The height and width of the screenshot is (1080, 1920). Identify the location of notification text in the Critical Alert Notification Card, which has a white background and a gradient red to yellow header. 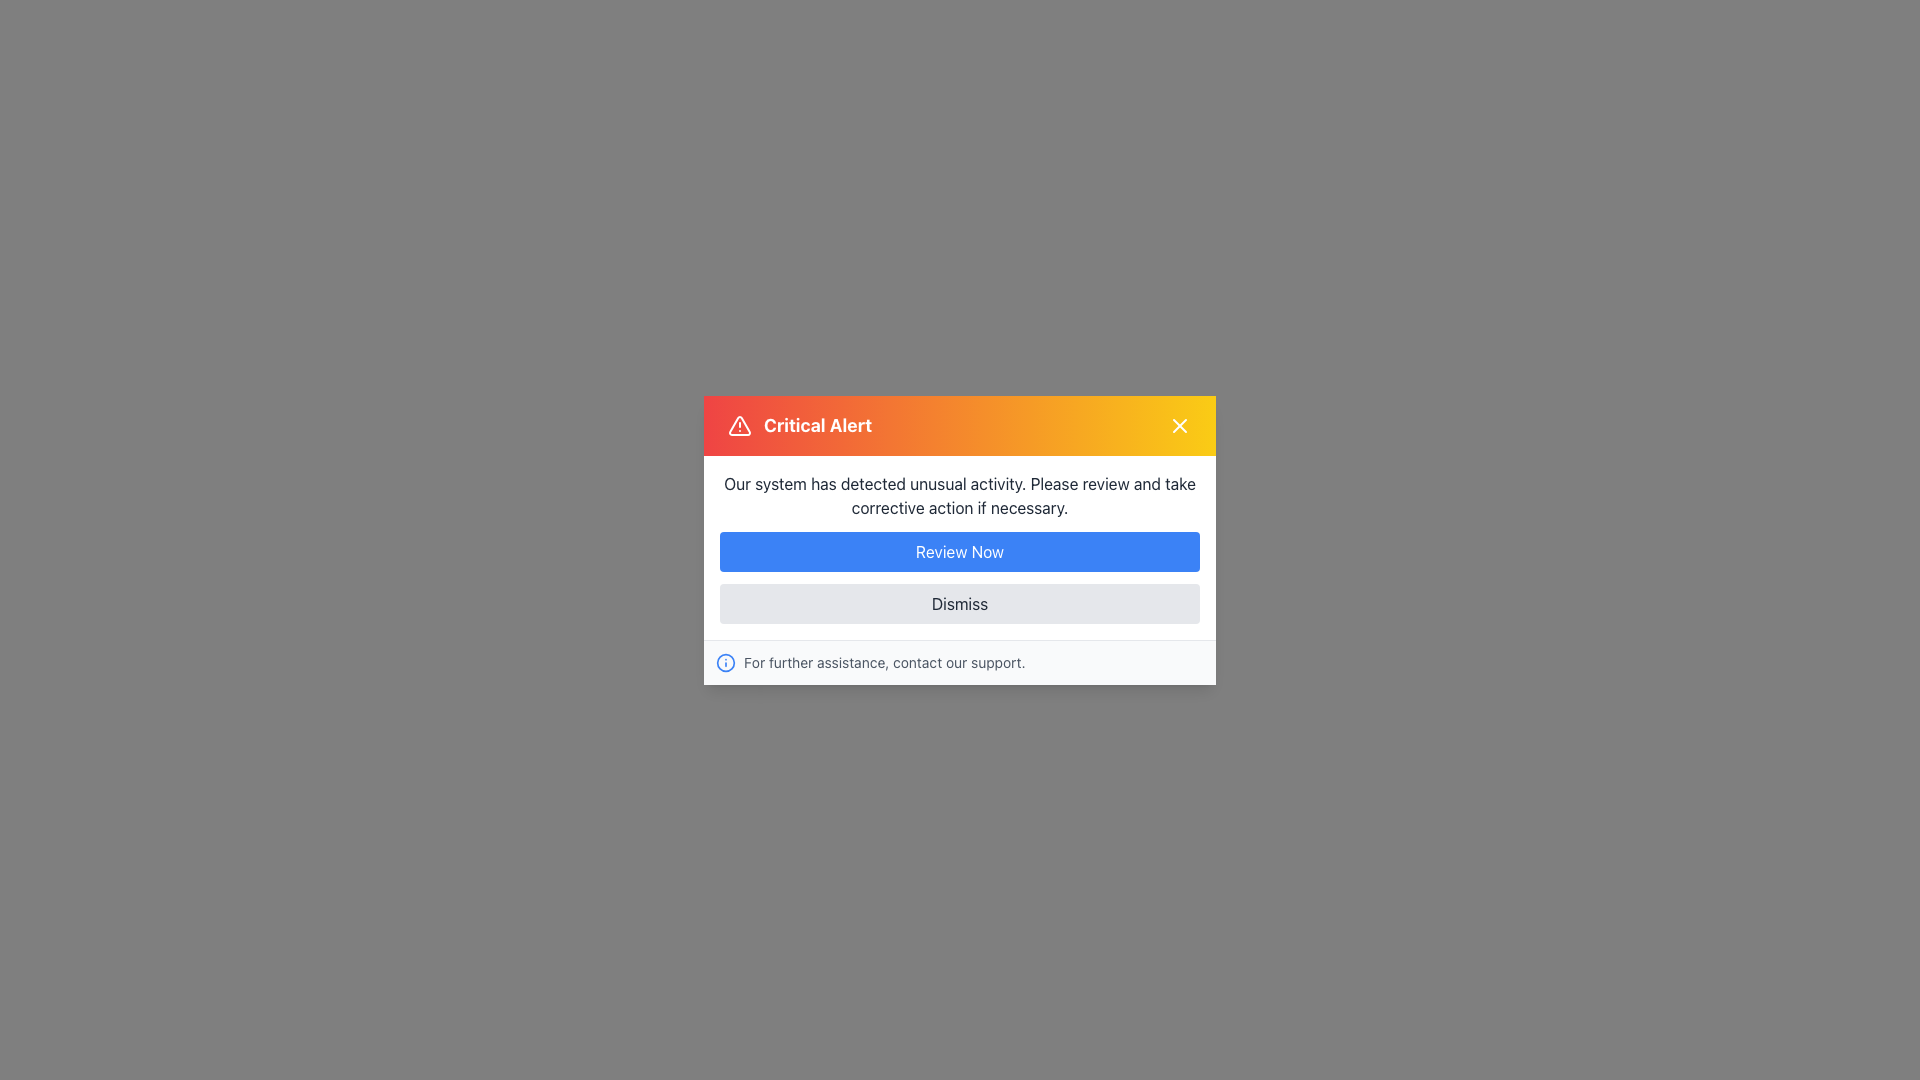
(960, 540).